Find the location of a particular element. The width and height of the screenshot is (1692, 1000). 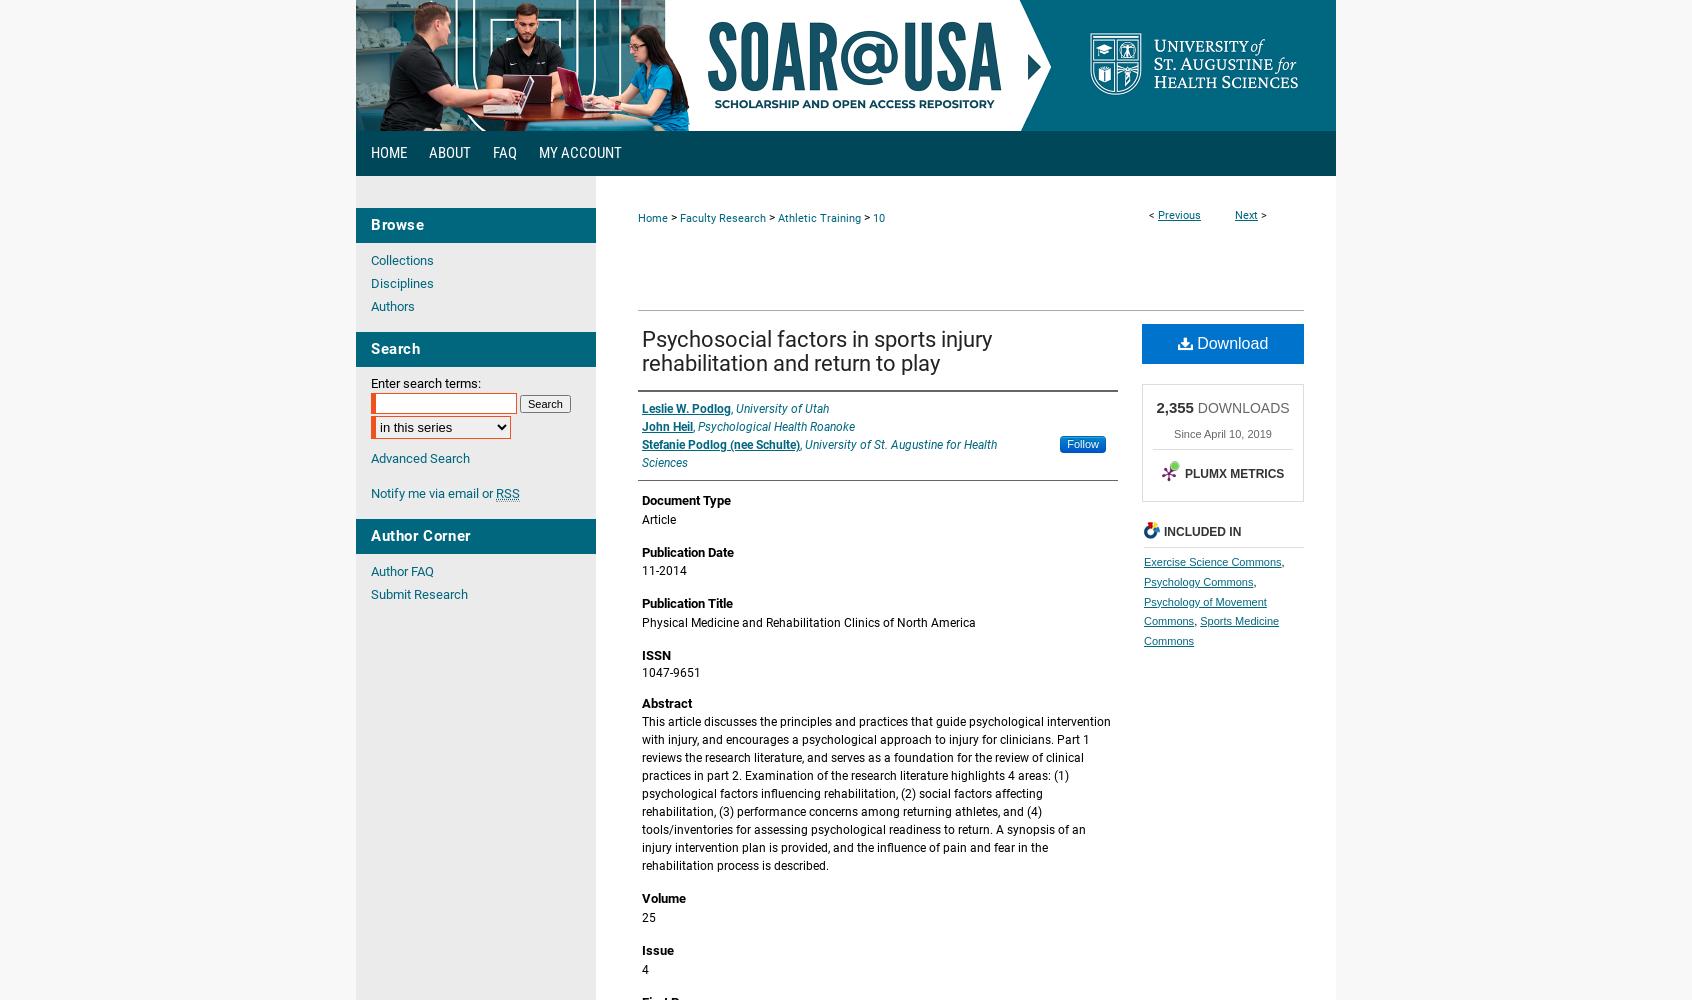

'25' is located at coordinates (649, 918).